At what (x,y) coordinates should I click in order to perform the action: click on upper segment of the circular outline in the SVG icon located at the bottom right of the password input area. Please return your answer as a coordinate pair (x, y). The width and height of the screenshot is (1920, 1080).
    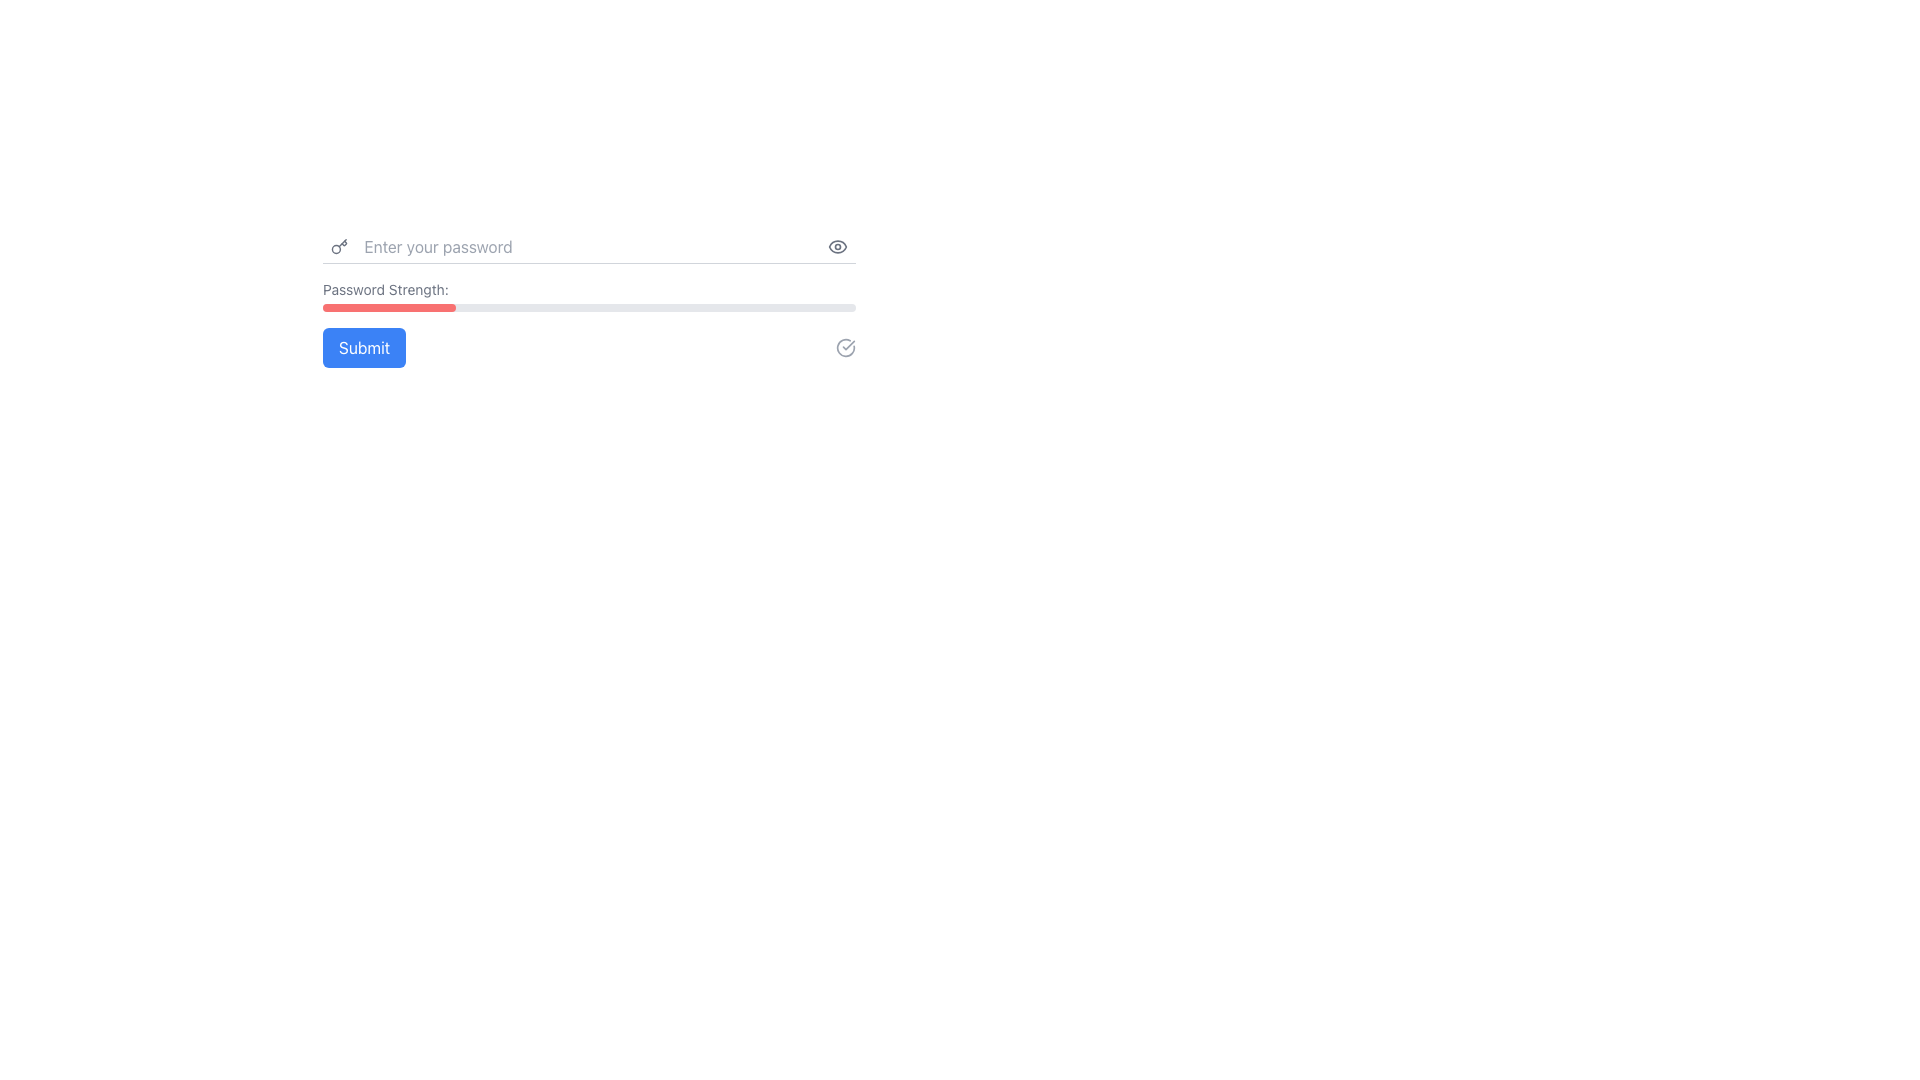
    Looking at the image, I should click on (845, 346).